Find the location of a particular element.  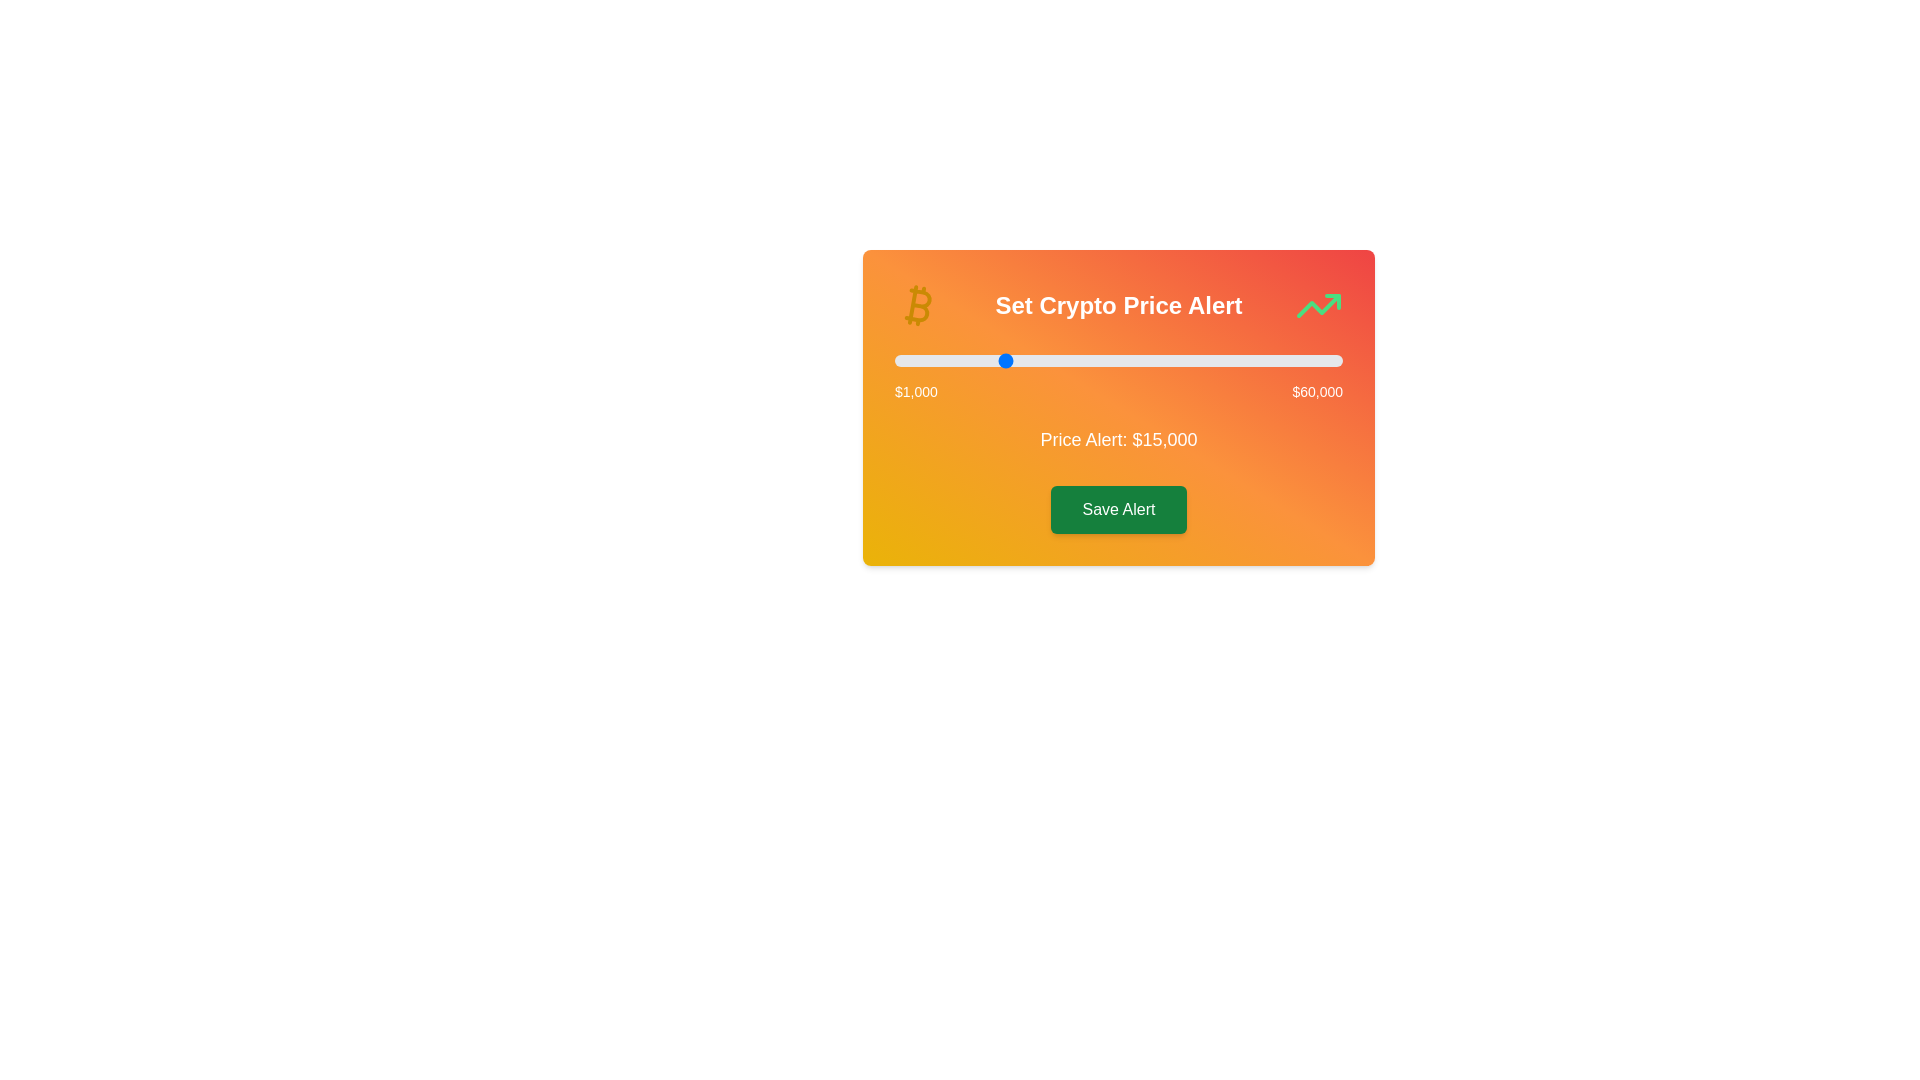

the minimum value label to highlight it is located at coordinates (915, 392).